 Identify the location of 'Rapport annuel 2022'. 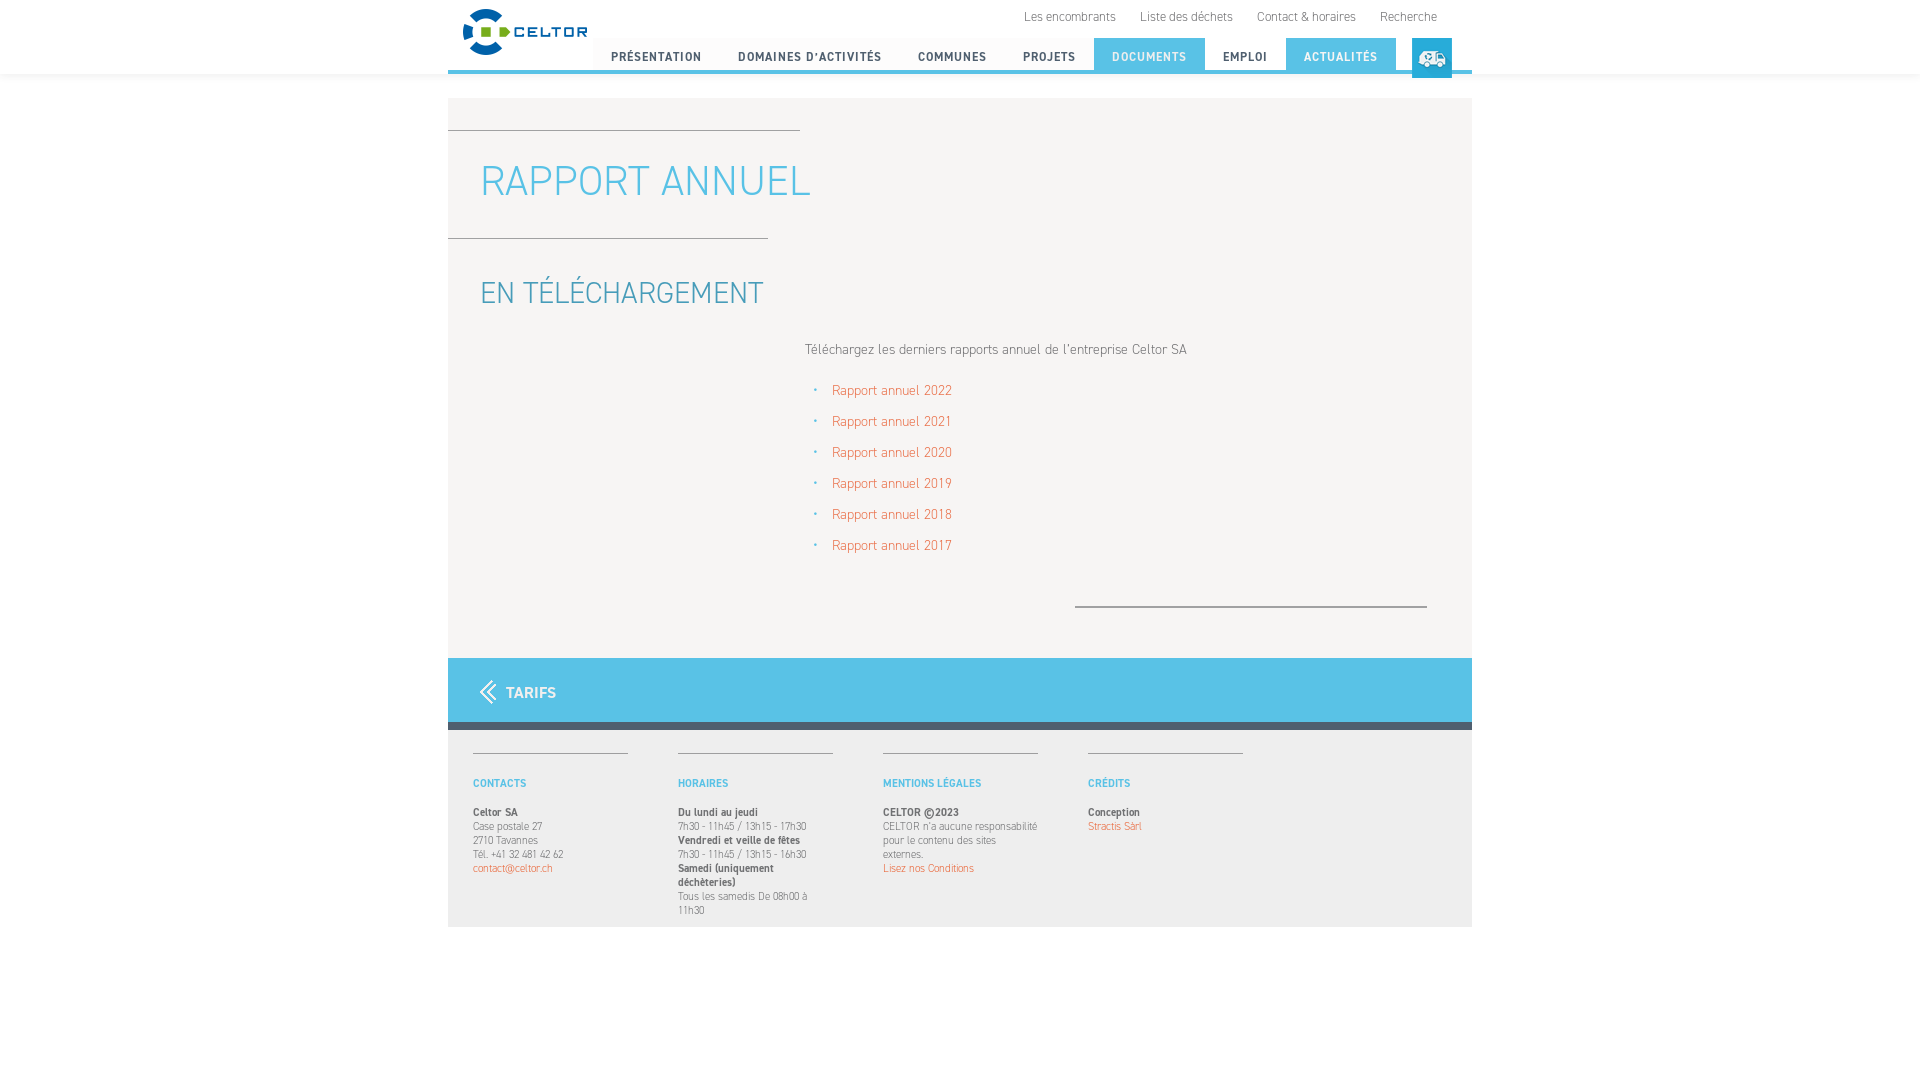
(891, 390).